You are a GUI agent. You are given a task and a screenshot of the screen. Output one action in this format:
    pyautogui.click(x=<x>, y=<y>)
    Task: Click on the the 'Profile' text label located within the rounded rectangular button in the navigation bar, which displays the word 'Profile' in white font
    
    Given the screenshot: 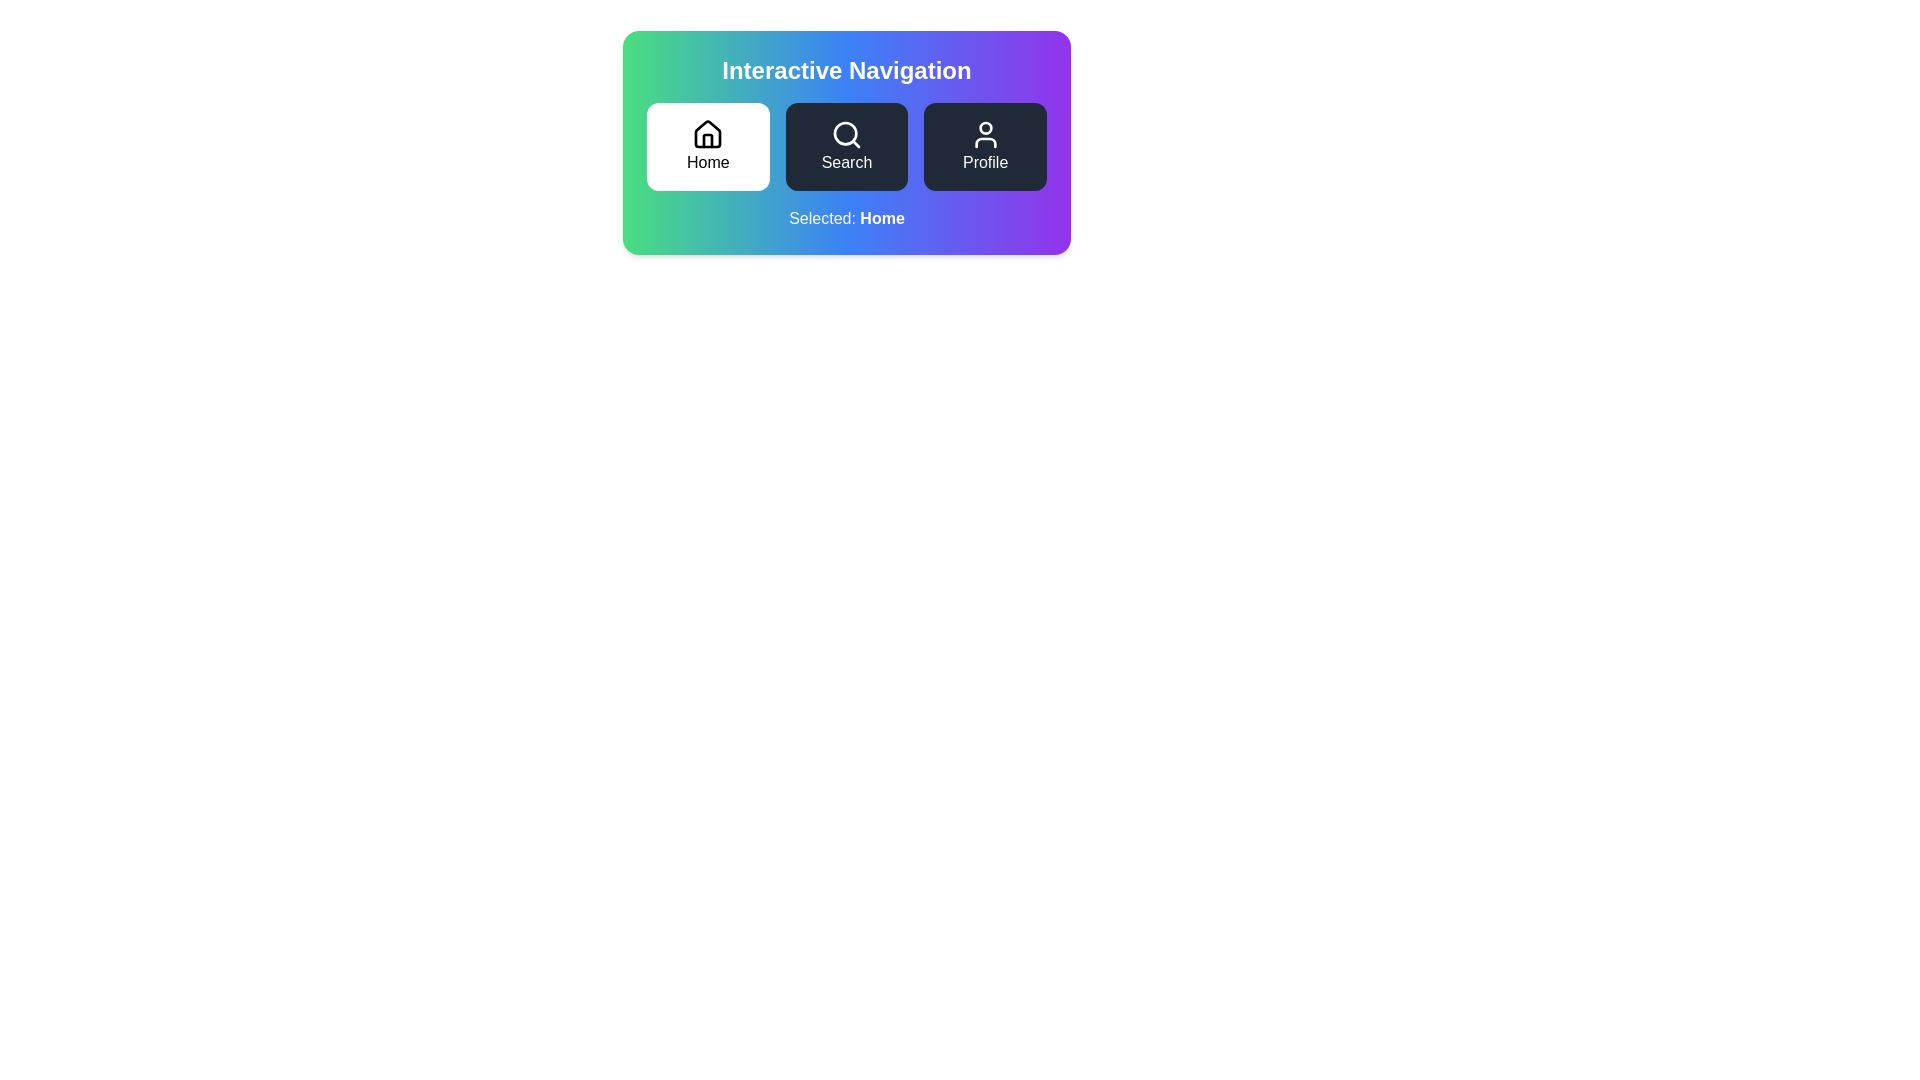 What is the action you would take?
    pyautogui.click(x=985, y=161)
    